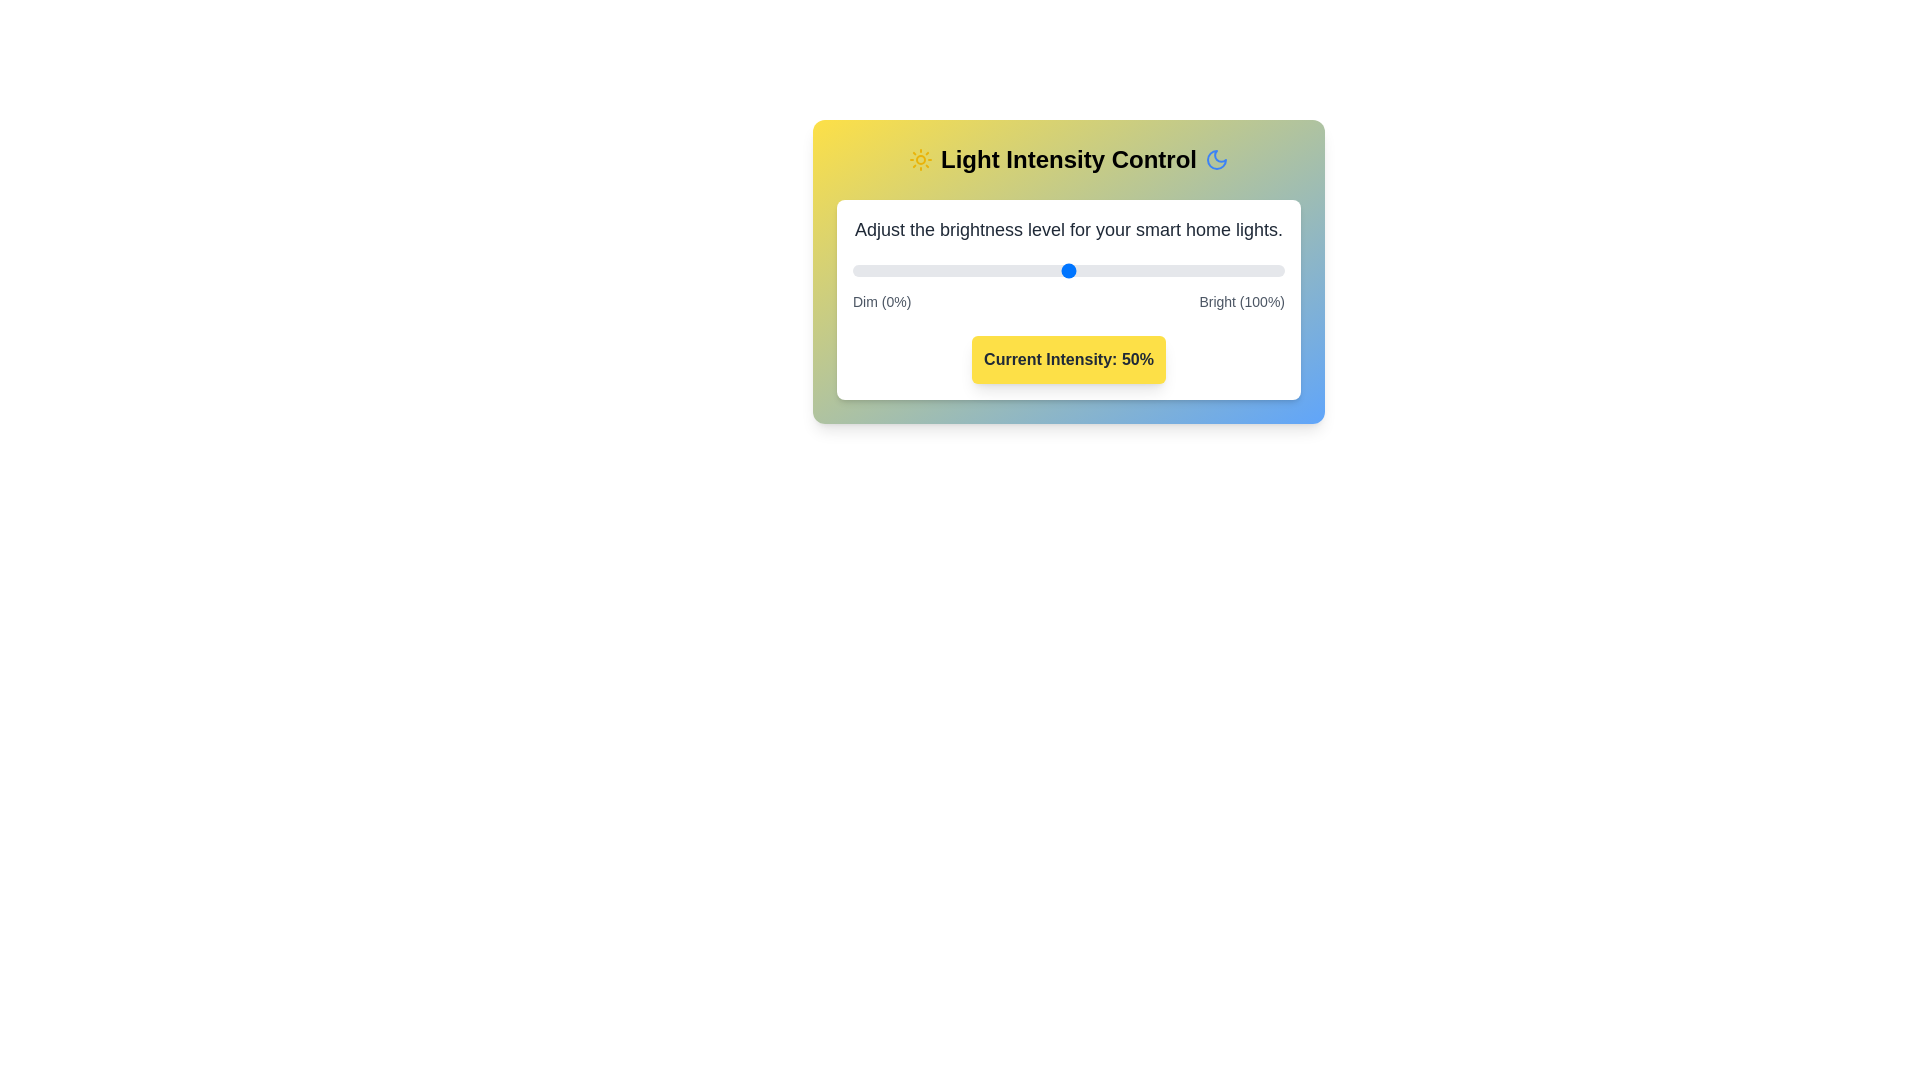  I want to click on the light intensity to 9% by dragging the slider, so click(890, 270).